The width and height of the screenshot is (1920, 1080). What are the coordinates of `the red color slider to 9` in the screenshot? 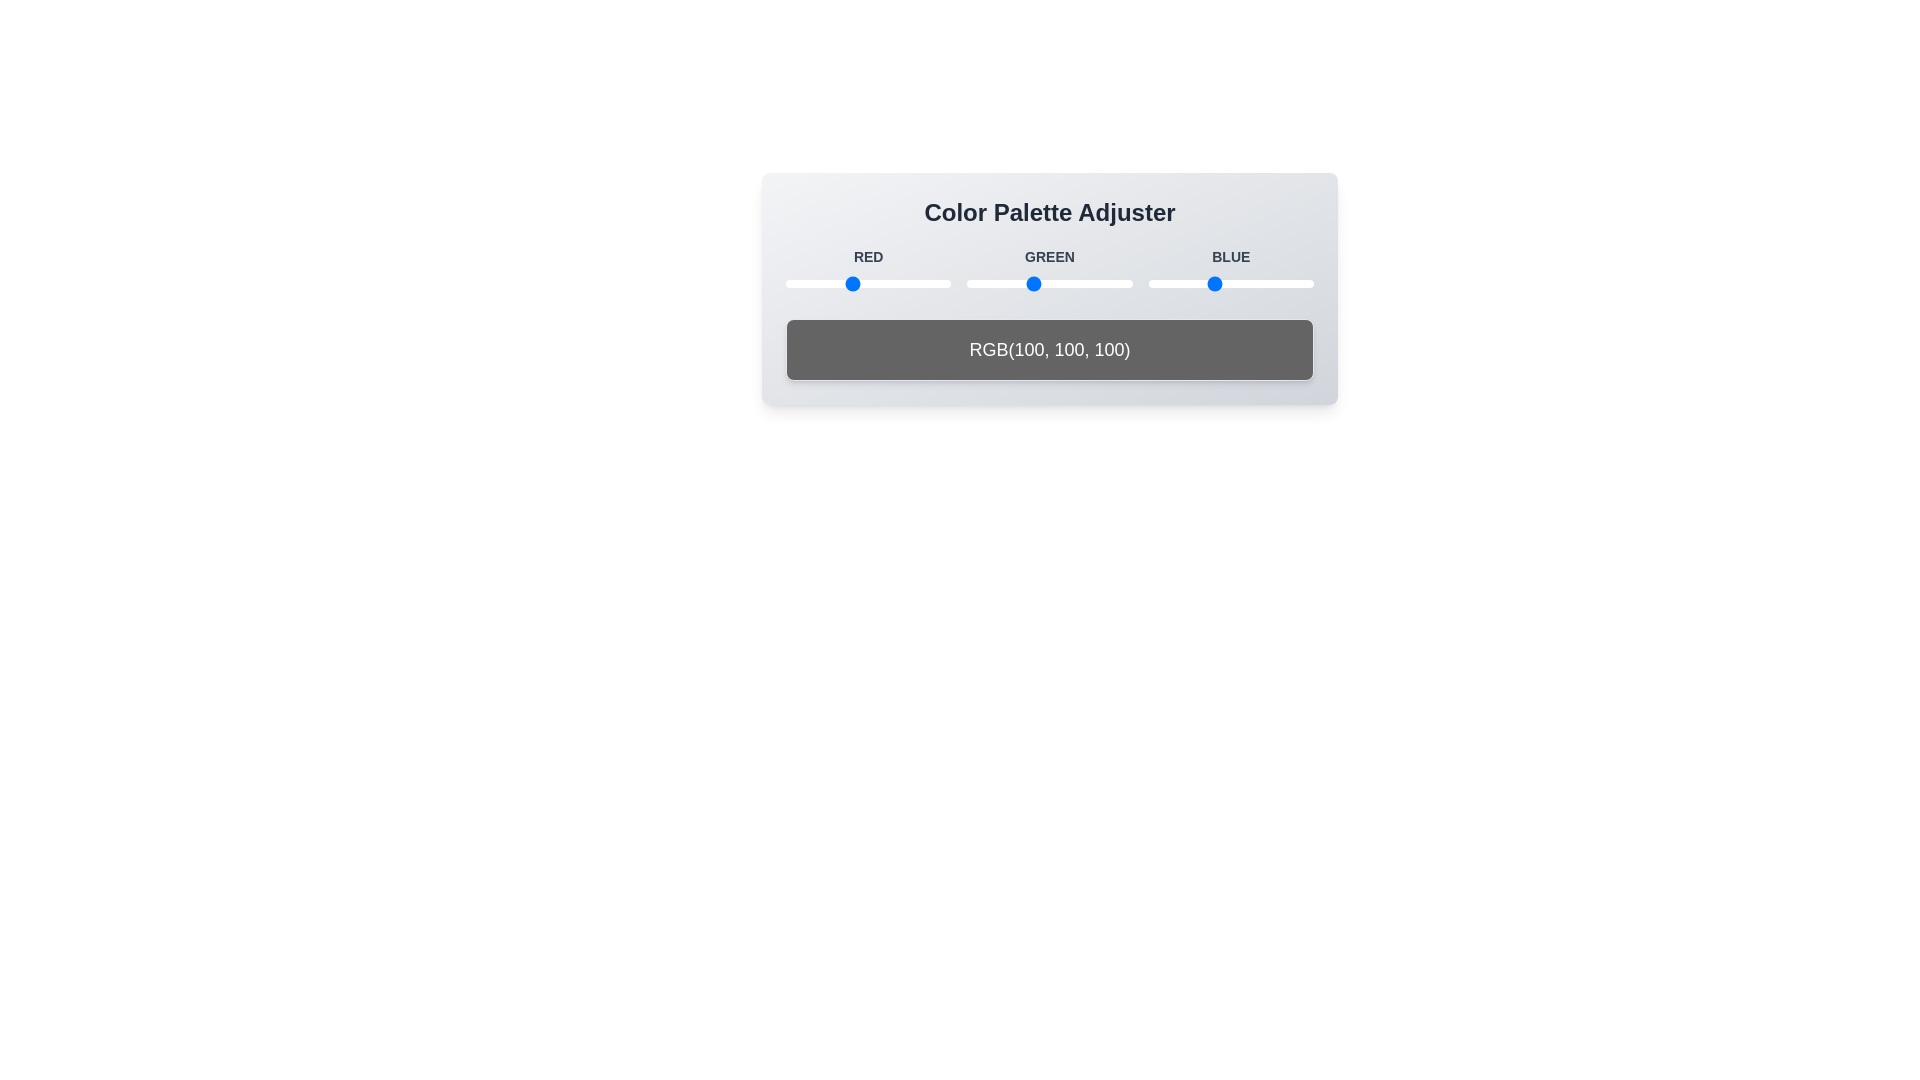 It's located at (790, 284).